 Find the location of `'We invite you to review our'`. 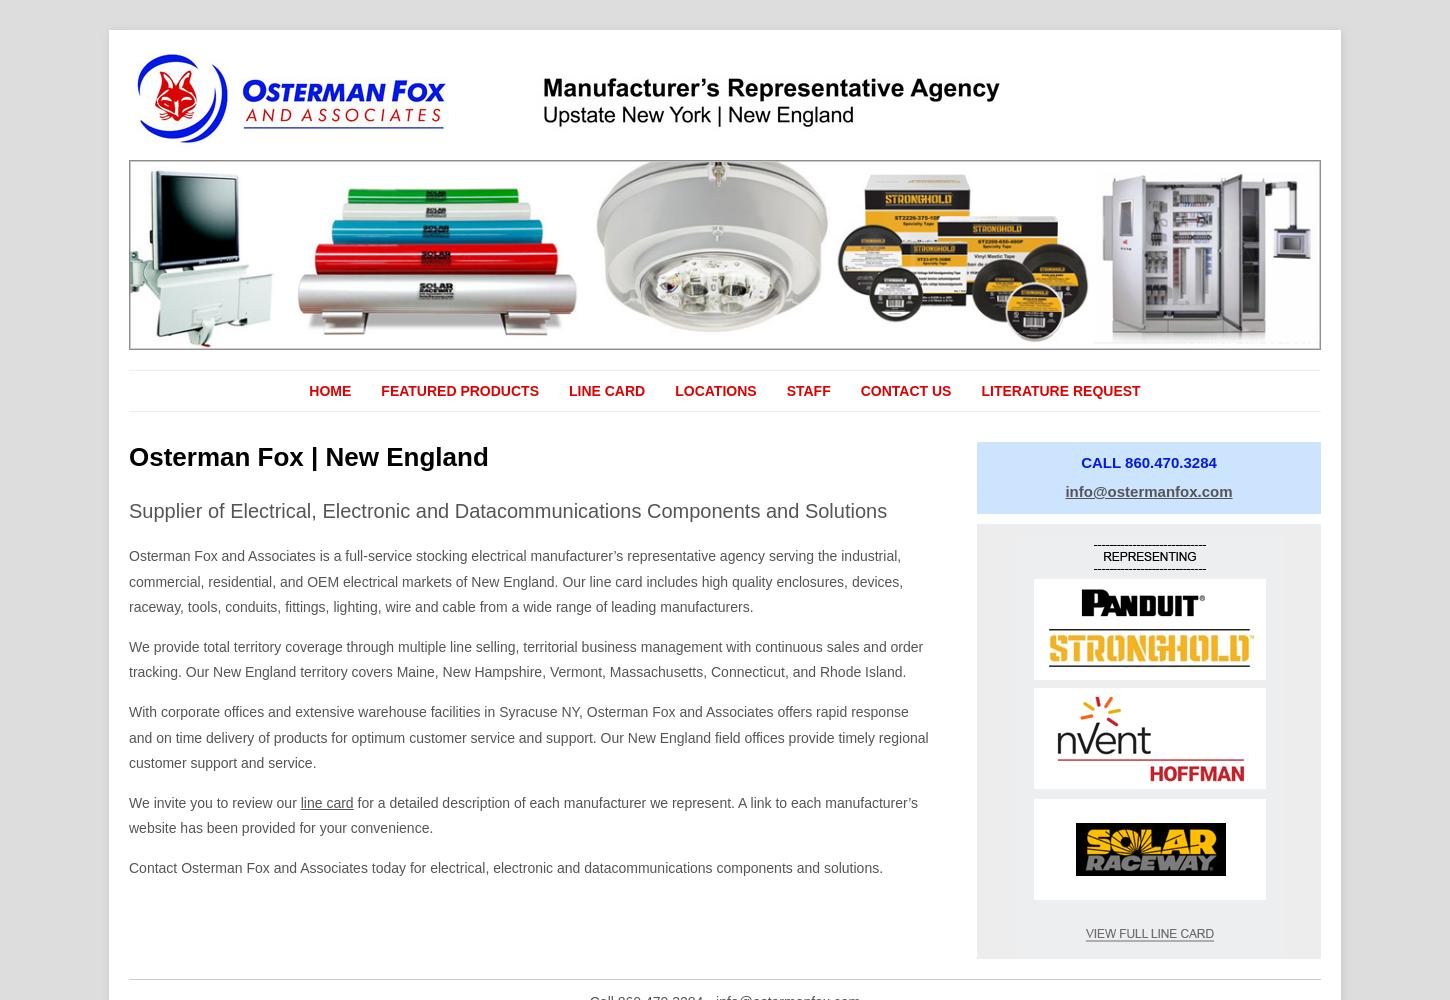

'We invite you to review our' is located at coordinates (128, 802).